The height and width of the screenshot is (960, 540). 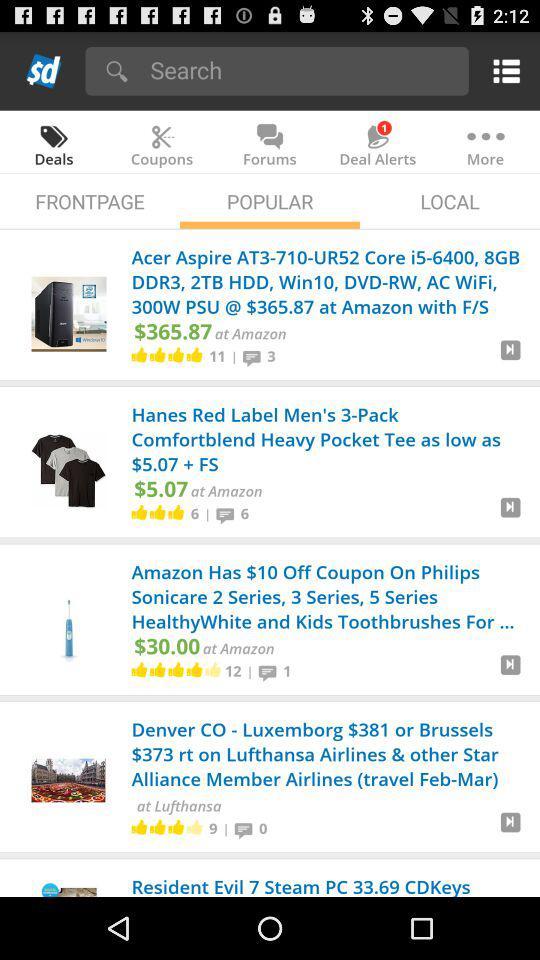 I want to click on icon to the right of the | app, so click(x=246, y=828).